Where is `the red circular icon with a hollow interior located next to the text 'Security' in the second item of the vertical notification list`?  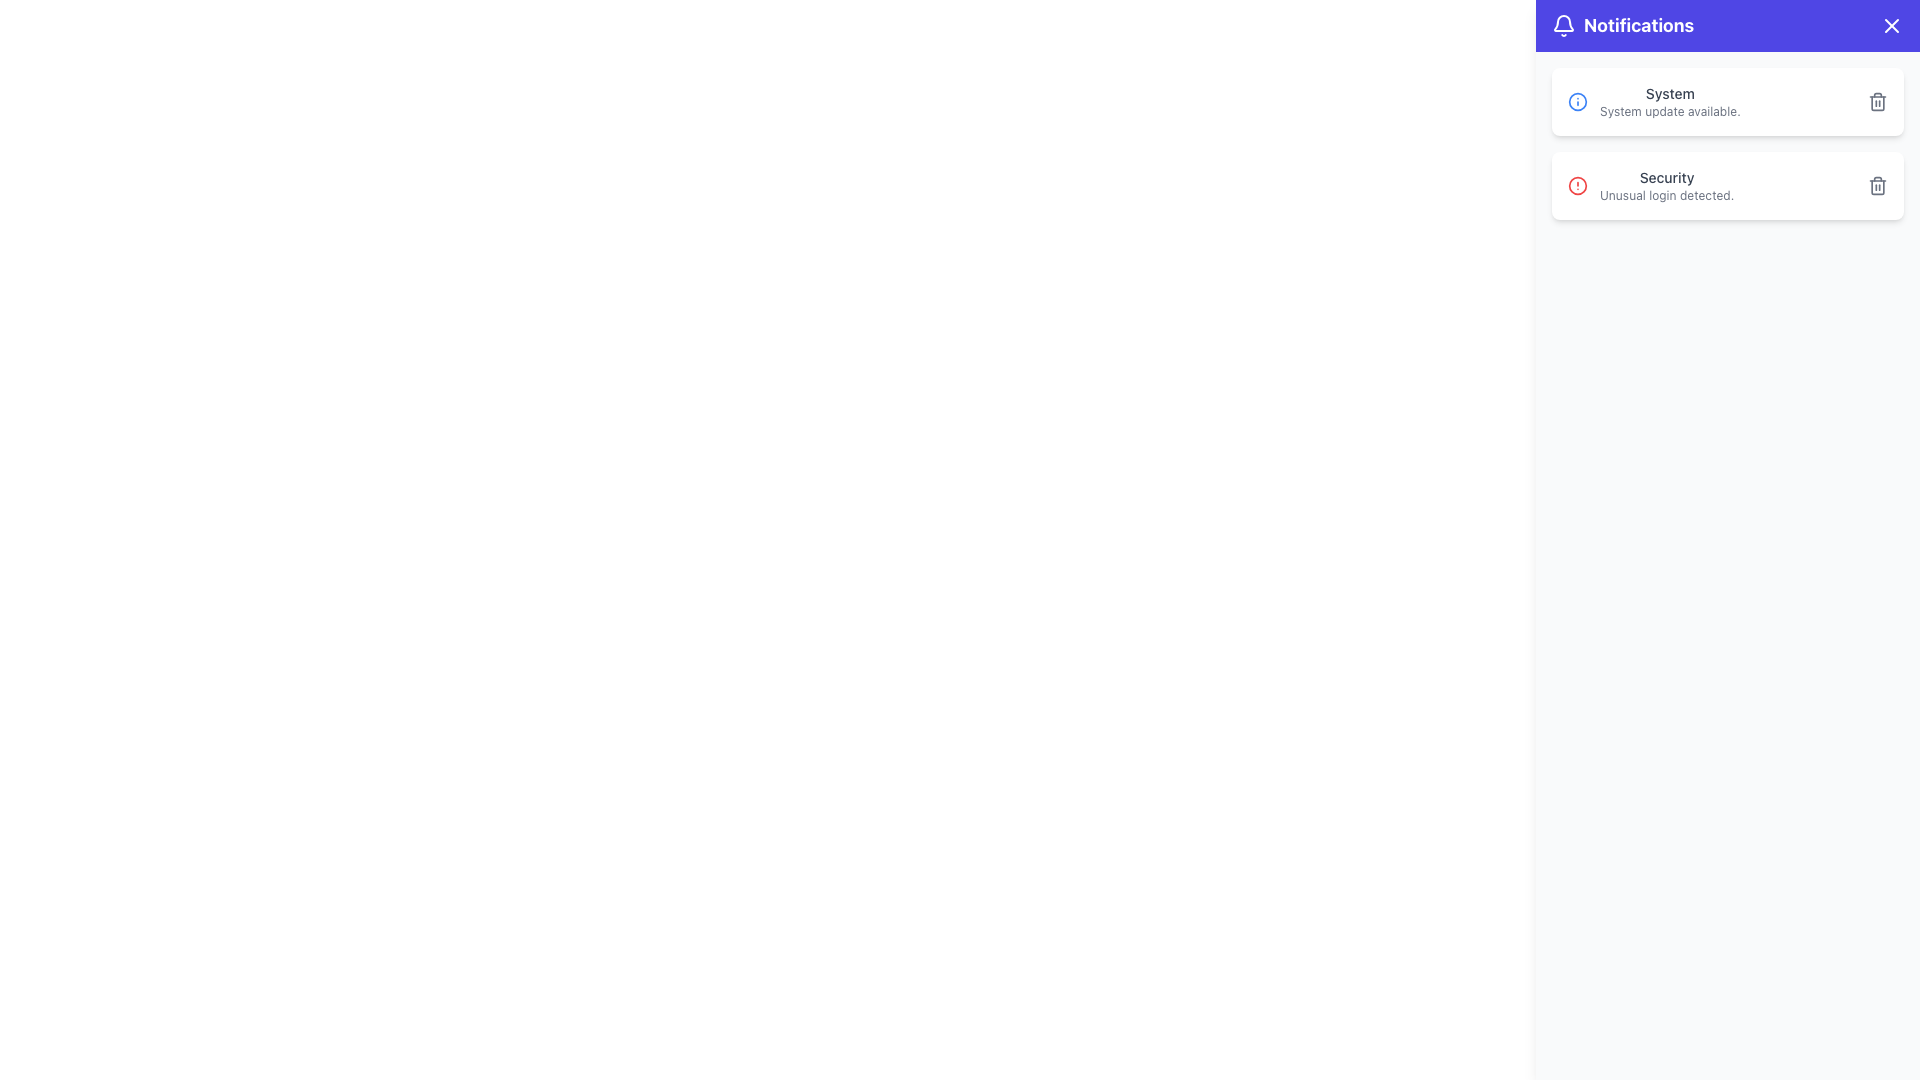
the red circular icon with a hollow interior located next to the text 'Security' in the second item of the vertical notification list is located at coordinates (1577, 185).